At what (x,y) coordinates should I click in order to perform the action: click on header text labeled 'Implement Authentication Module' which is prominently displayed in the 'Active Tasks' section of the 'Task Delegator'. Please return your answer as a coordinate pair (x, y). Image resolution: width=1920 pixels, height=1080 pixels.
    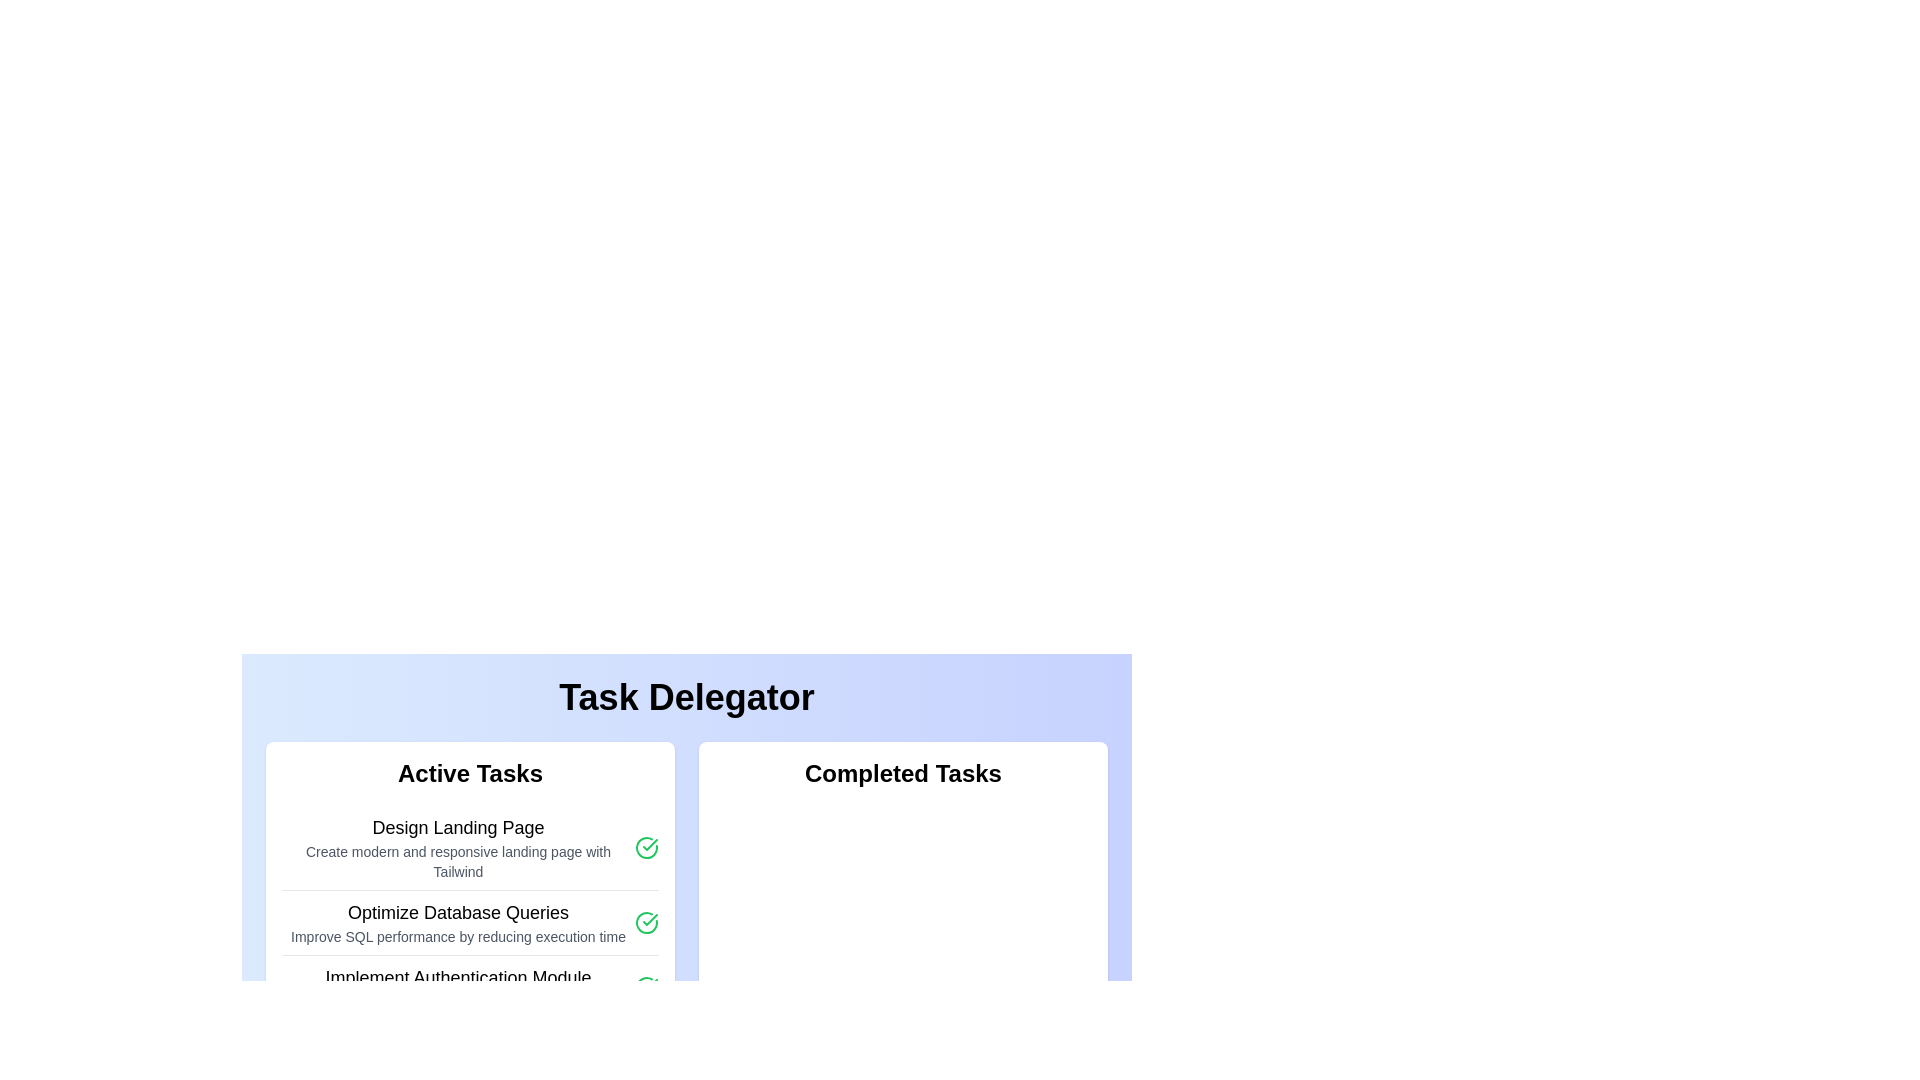
    Looking at the image, I should click on (457, 977).